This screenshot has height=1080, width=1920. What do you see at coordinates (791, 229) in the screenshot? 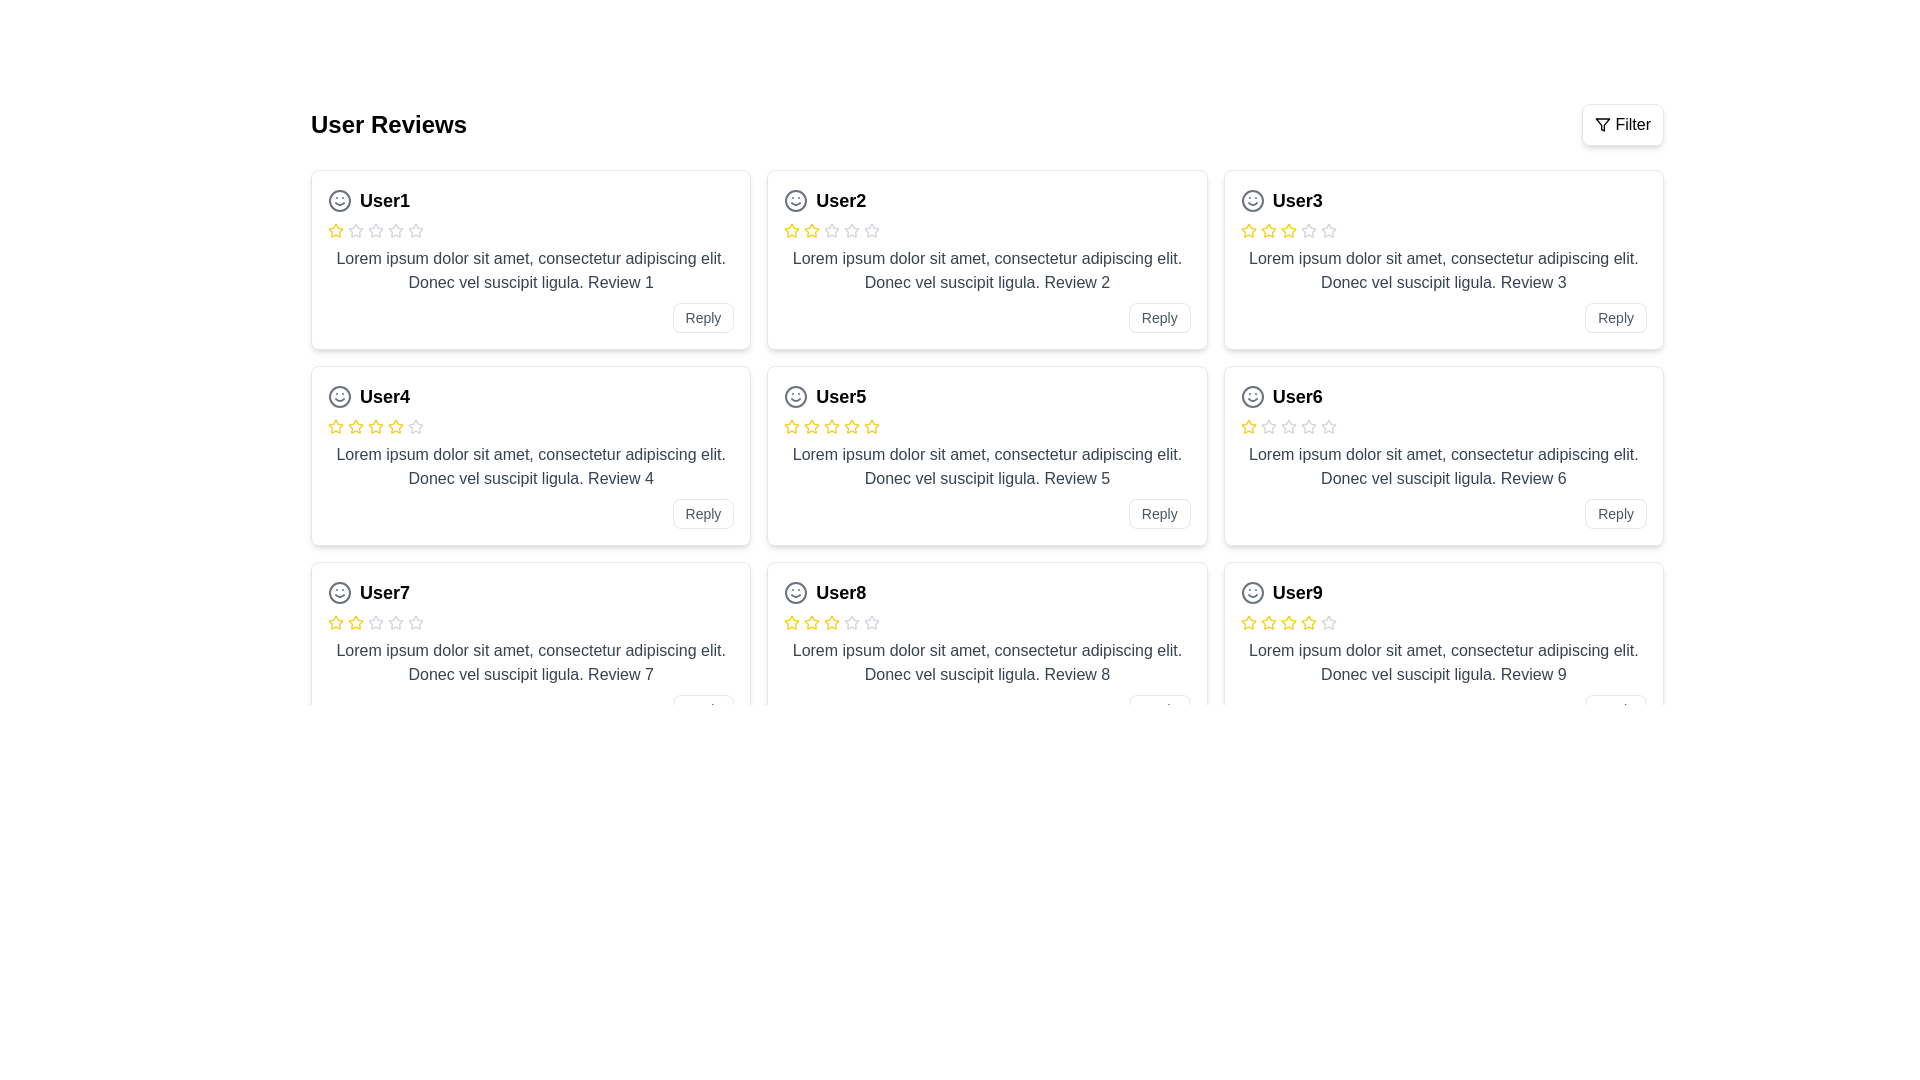
I see `the second yellow star outline in the rating section of the review card for 'User2'` at bounding box center [791, 229].